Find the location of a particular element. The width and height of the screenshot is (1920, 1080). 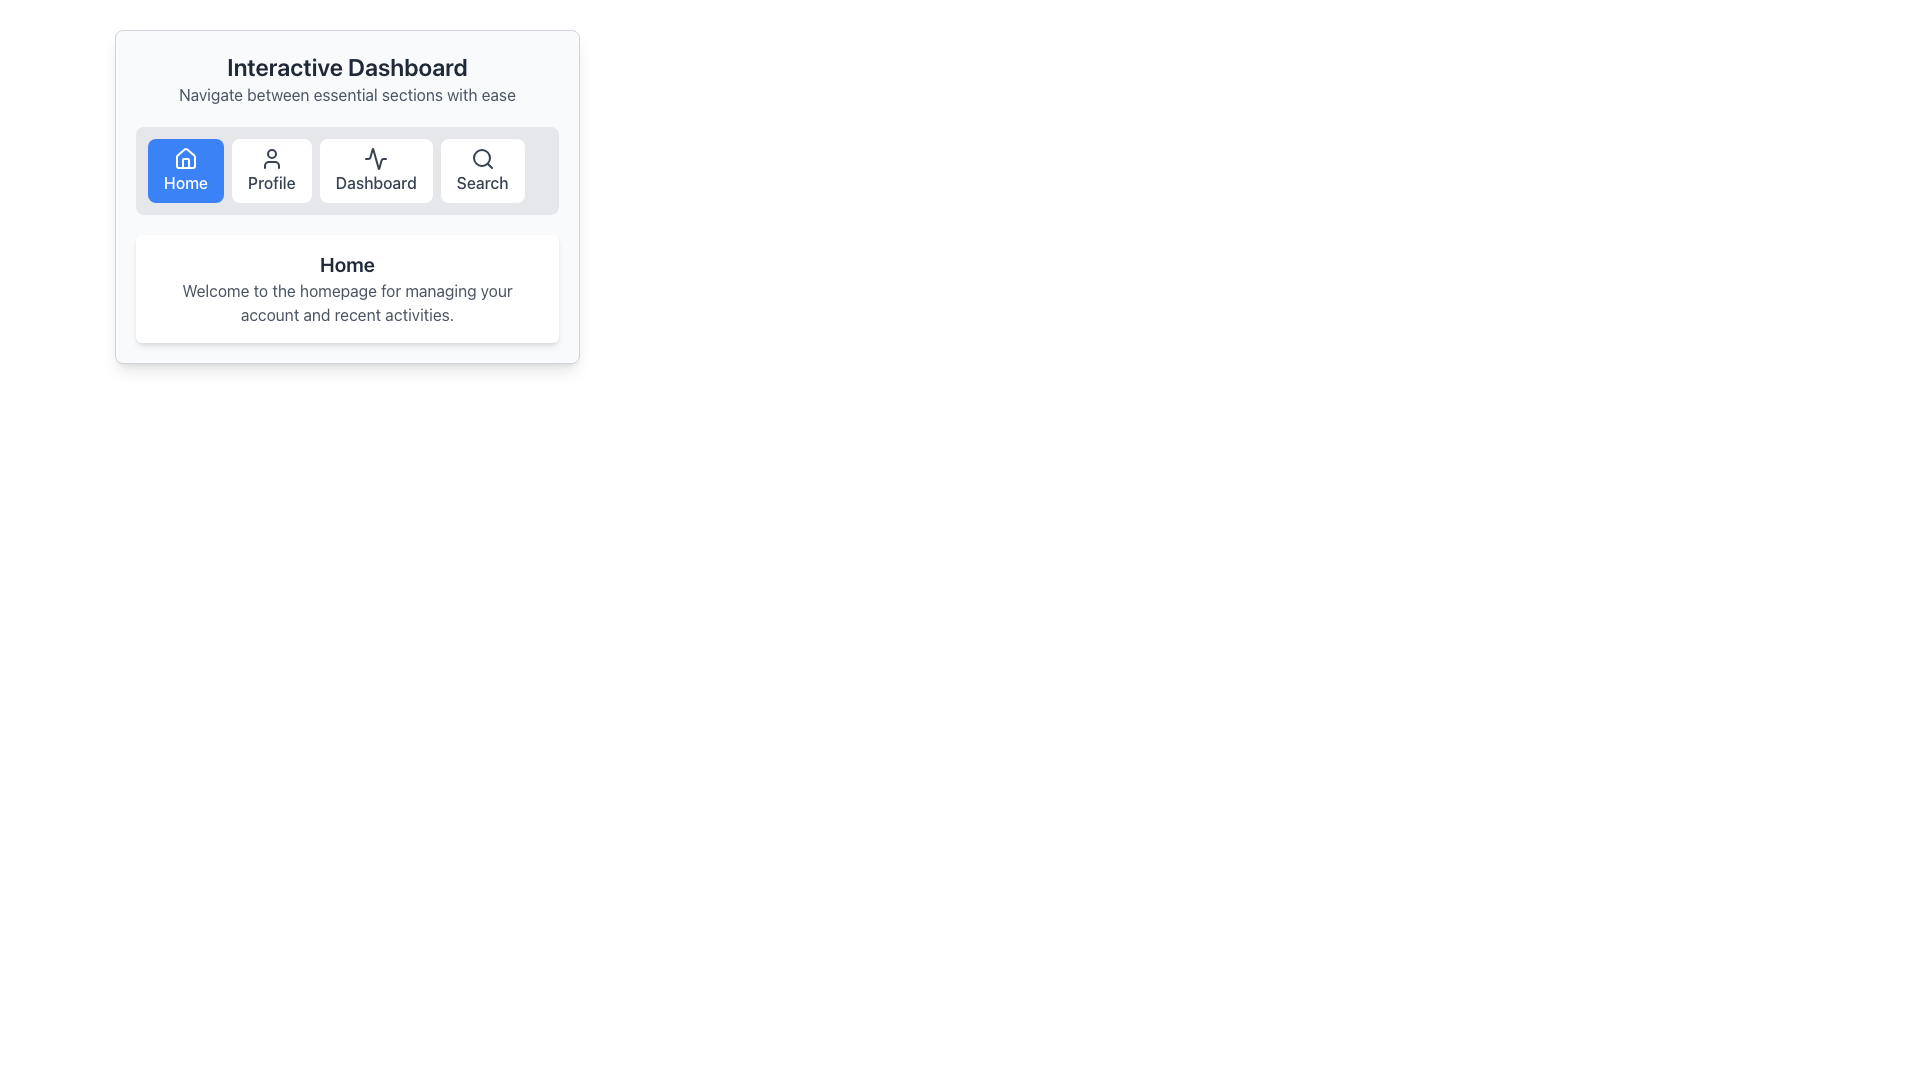

the 'Profile' button, which is a rectangular button with a white background and gray text, located to the right of the 'Home' button in the navigation bar is located at coordinates (270, 169).